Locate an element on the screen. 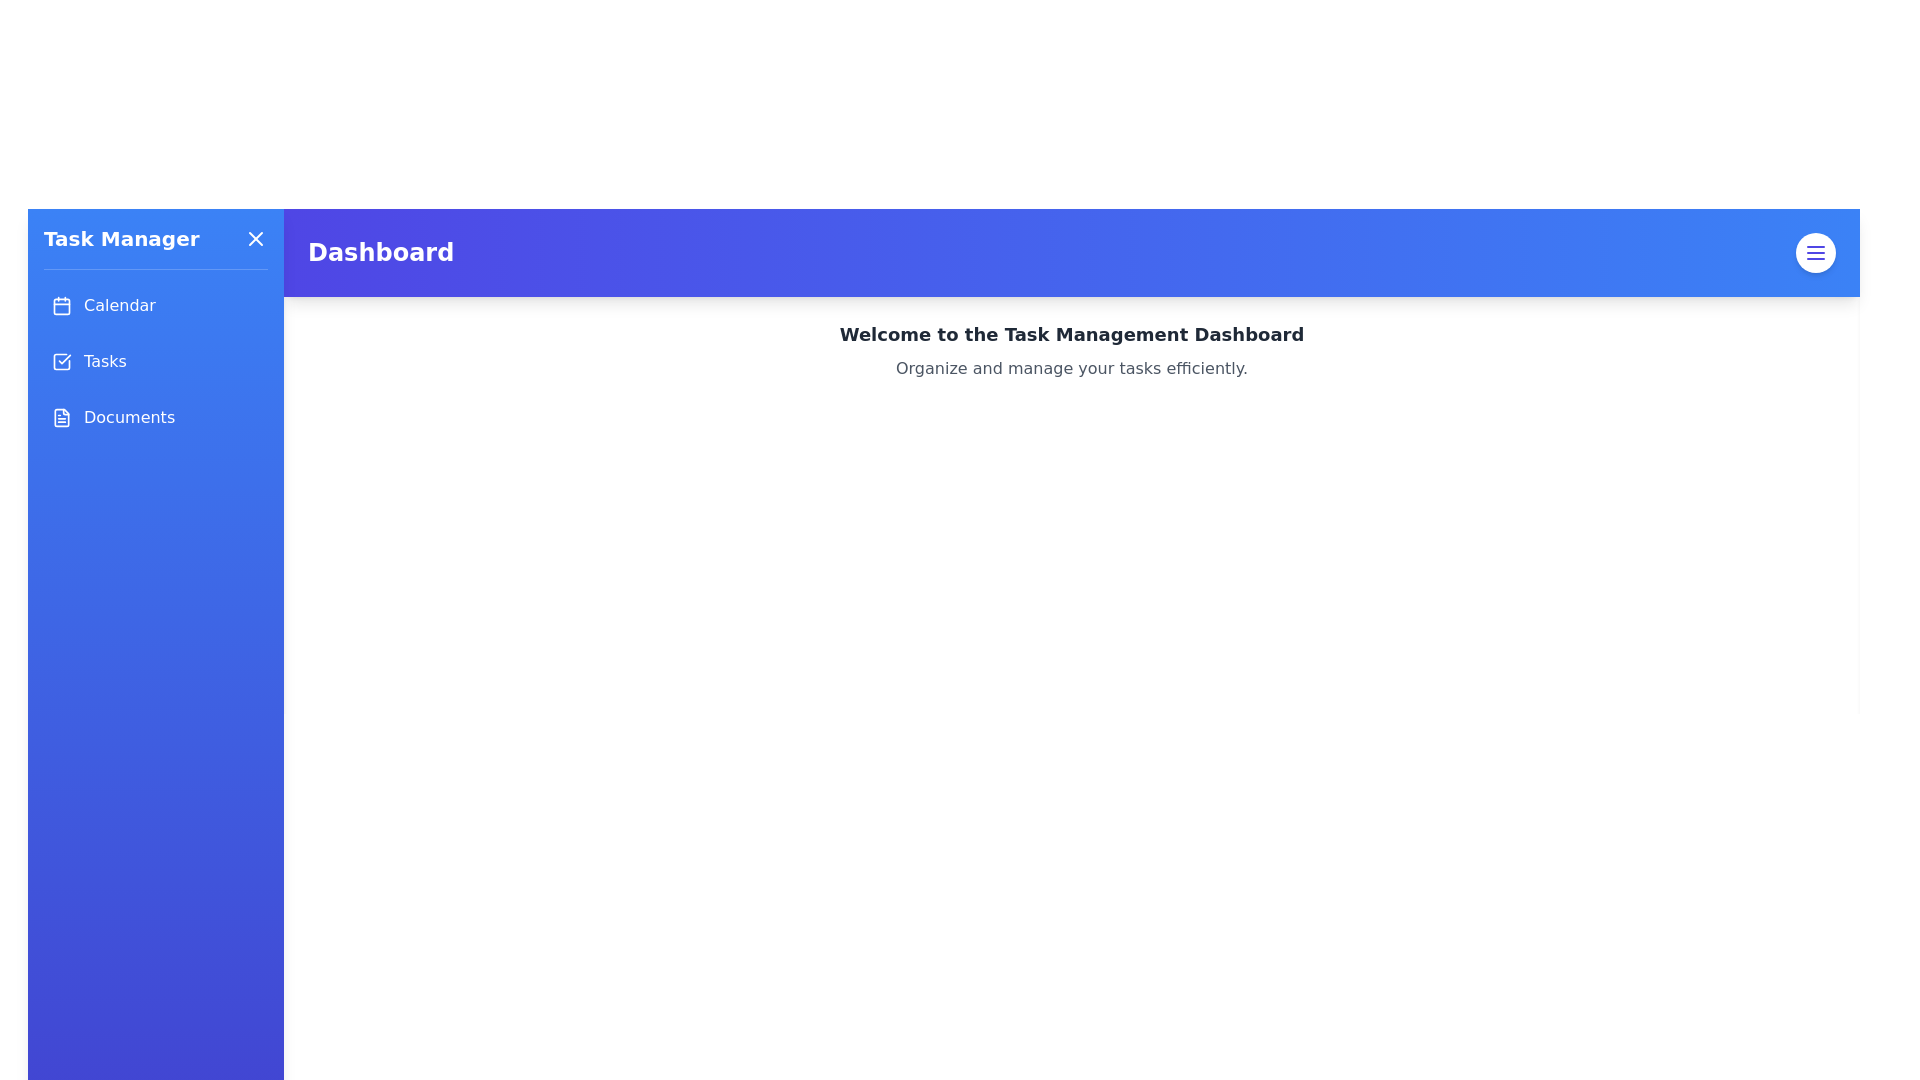 This screenshot has height=1080, width=1920. text of the heading 'Welcome to the Task Management Dashboard' to understand the purpose of the dashboard is located at coordinates (1070, 334).